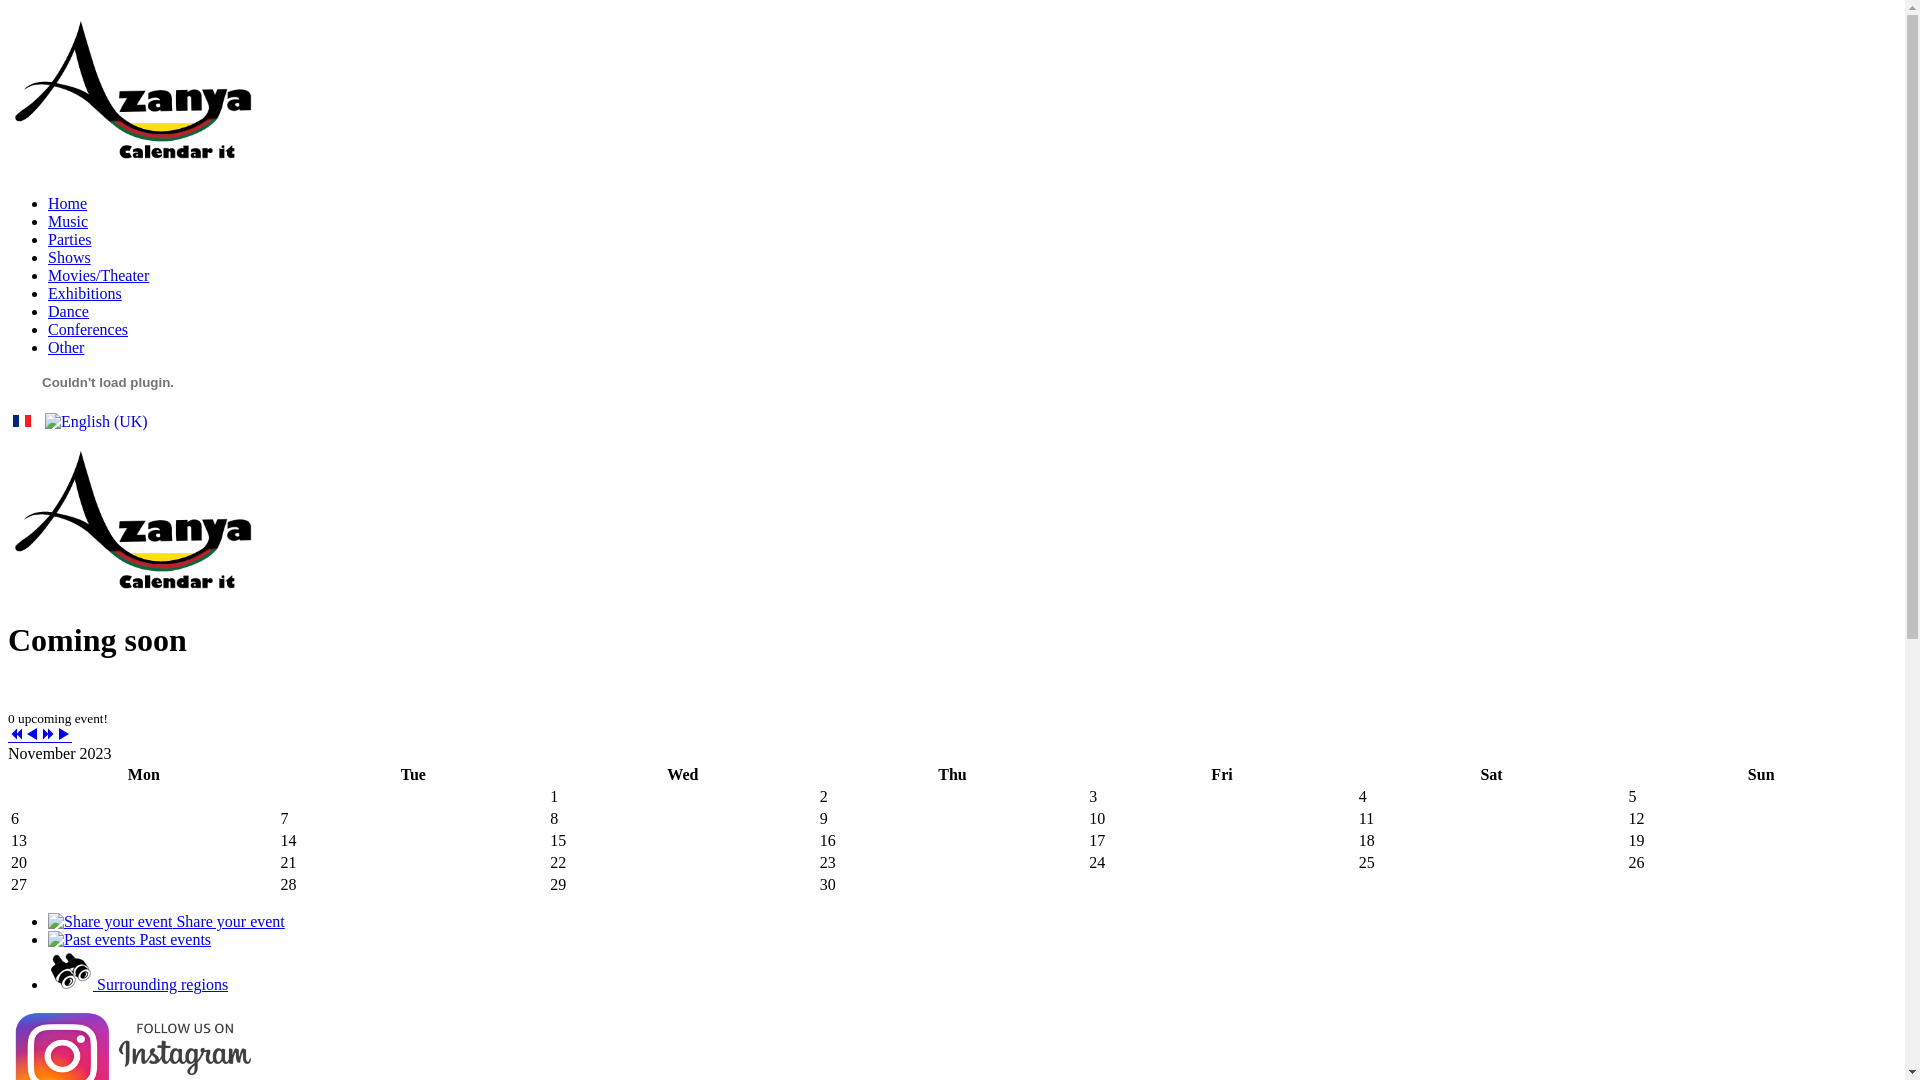 Image resolution: width=1920 pixels, height=1080 pixels. What do you see at coordinates (97, 275) in the screenshot?
I see `'Movies/Theater'` at bounding box center [97, 275].